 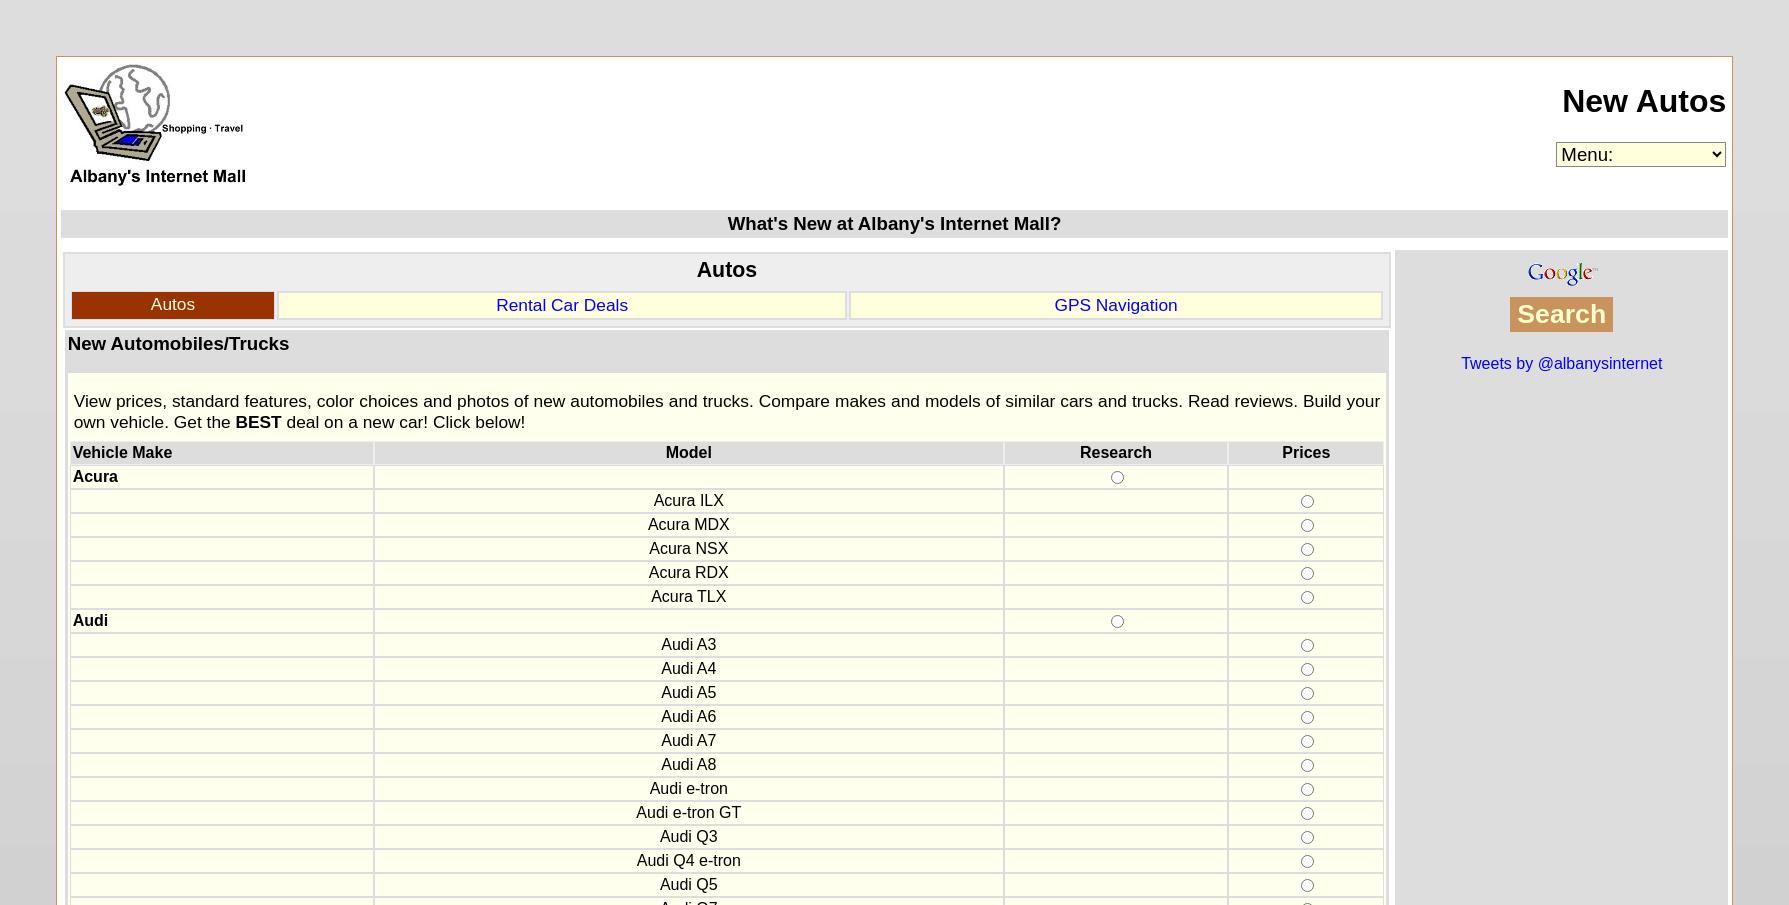 What do you see at coordinates (688, 500) in the screenshot?
I see `'Acura ILX'` at bounding box center [688, 500].